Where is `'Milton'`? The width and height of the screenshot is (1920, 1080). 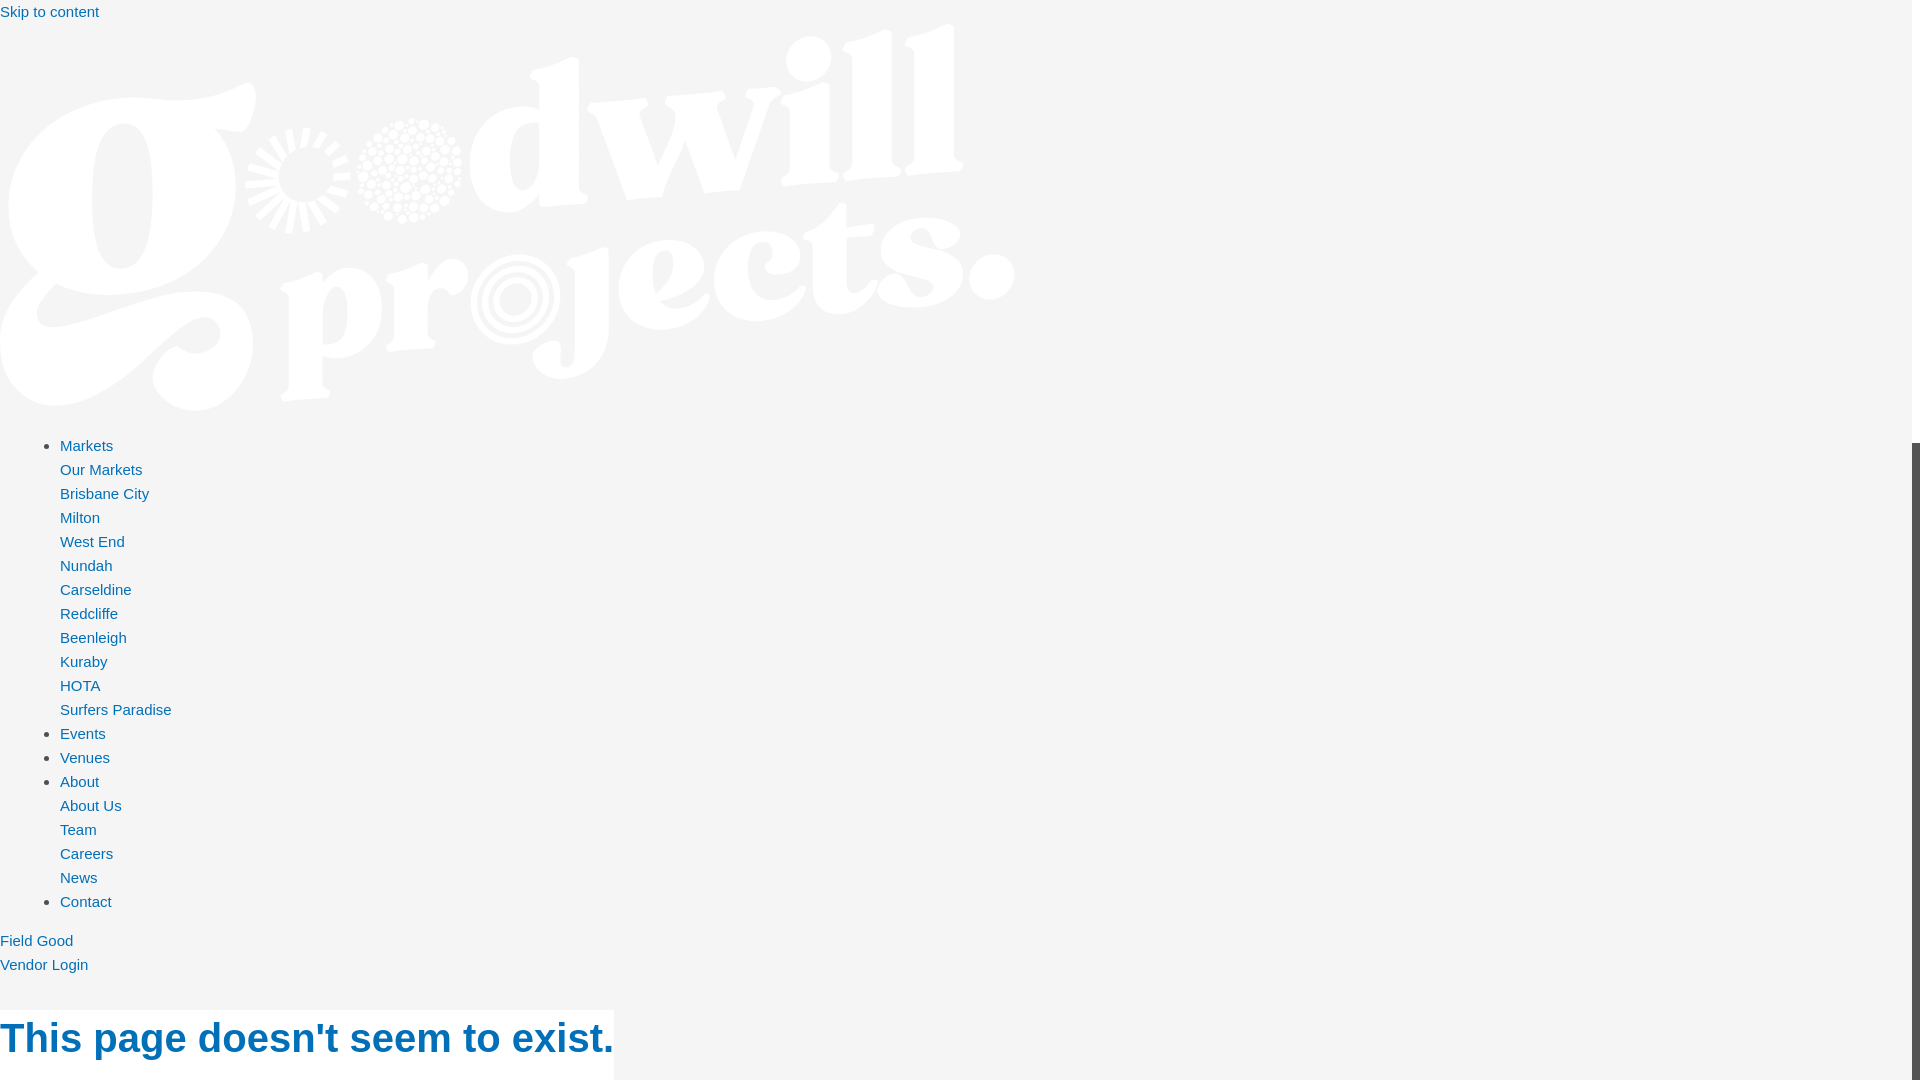
'Milton' is located at coordinates (80, 516).